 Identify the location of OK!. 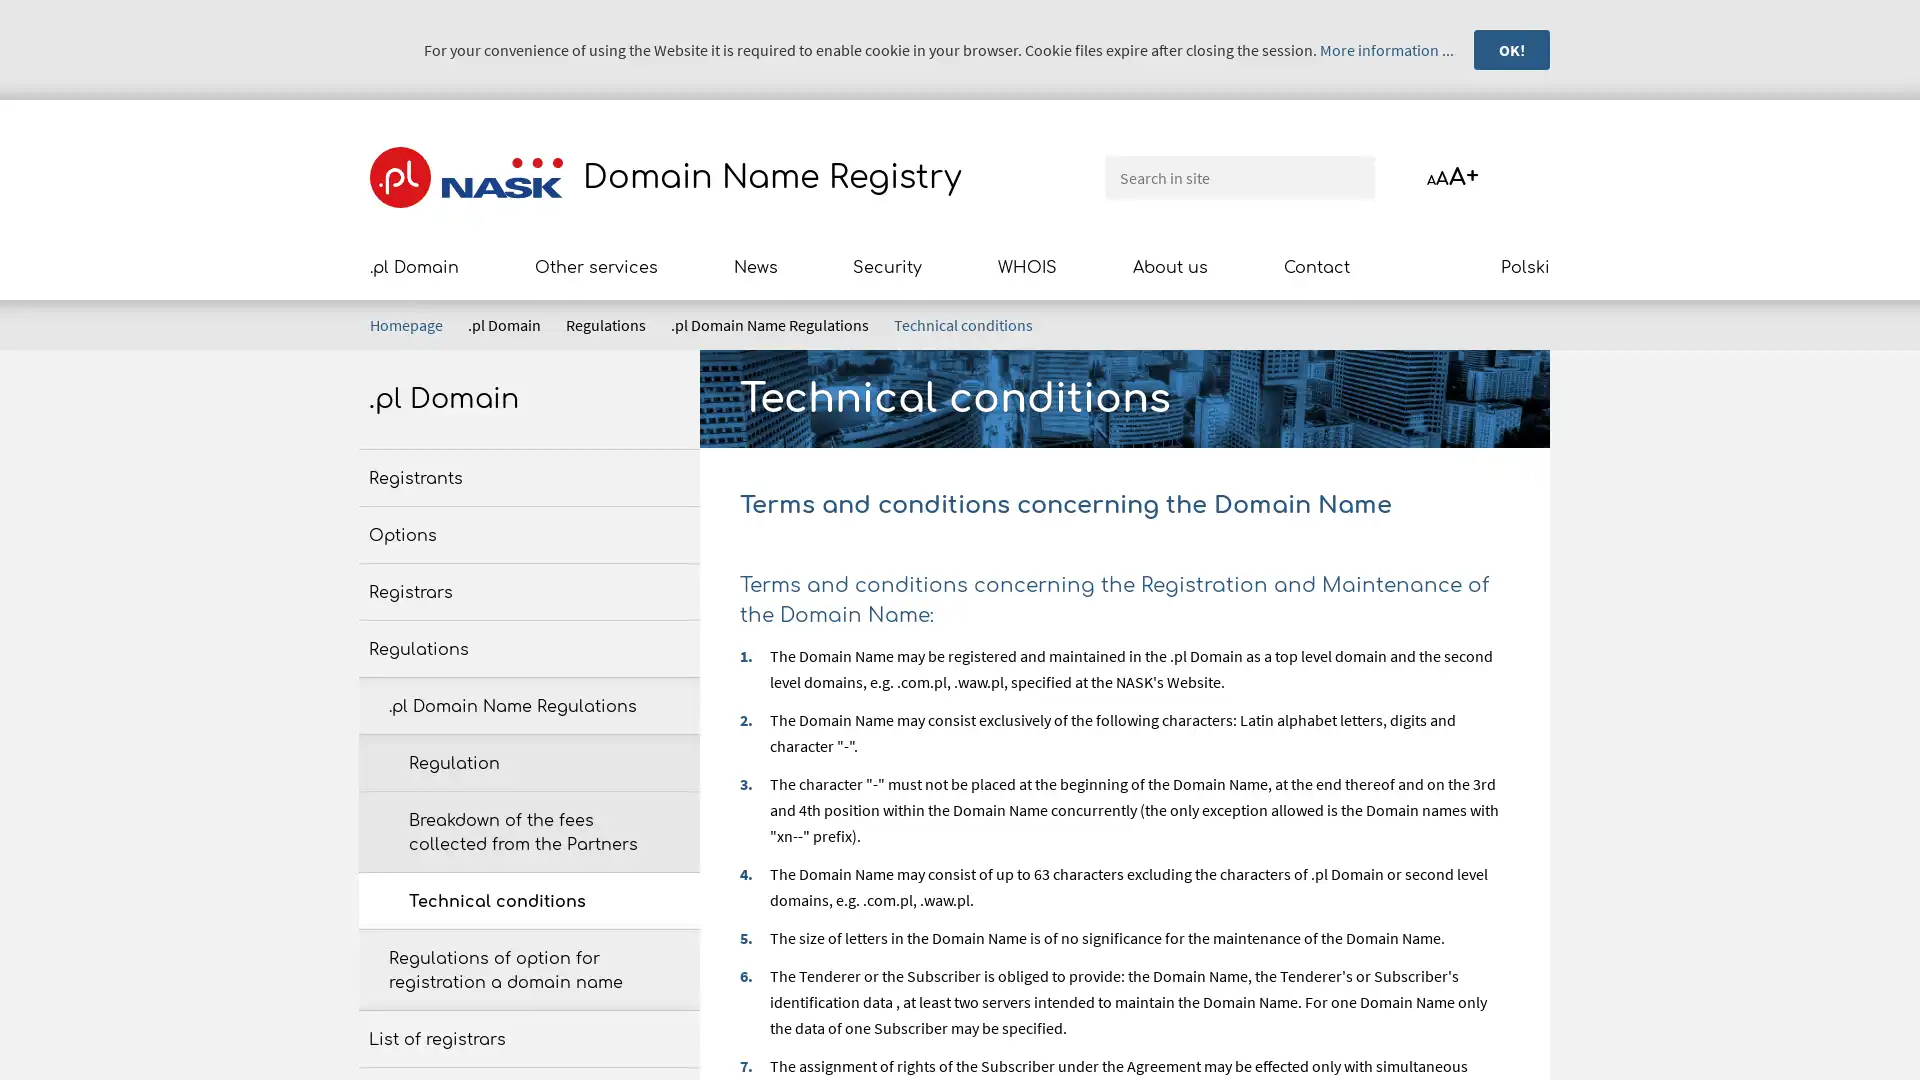
(1512, 49).